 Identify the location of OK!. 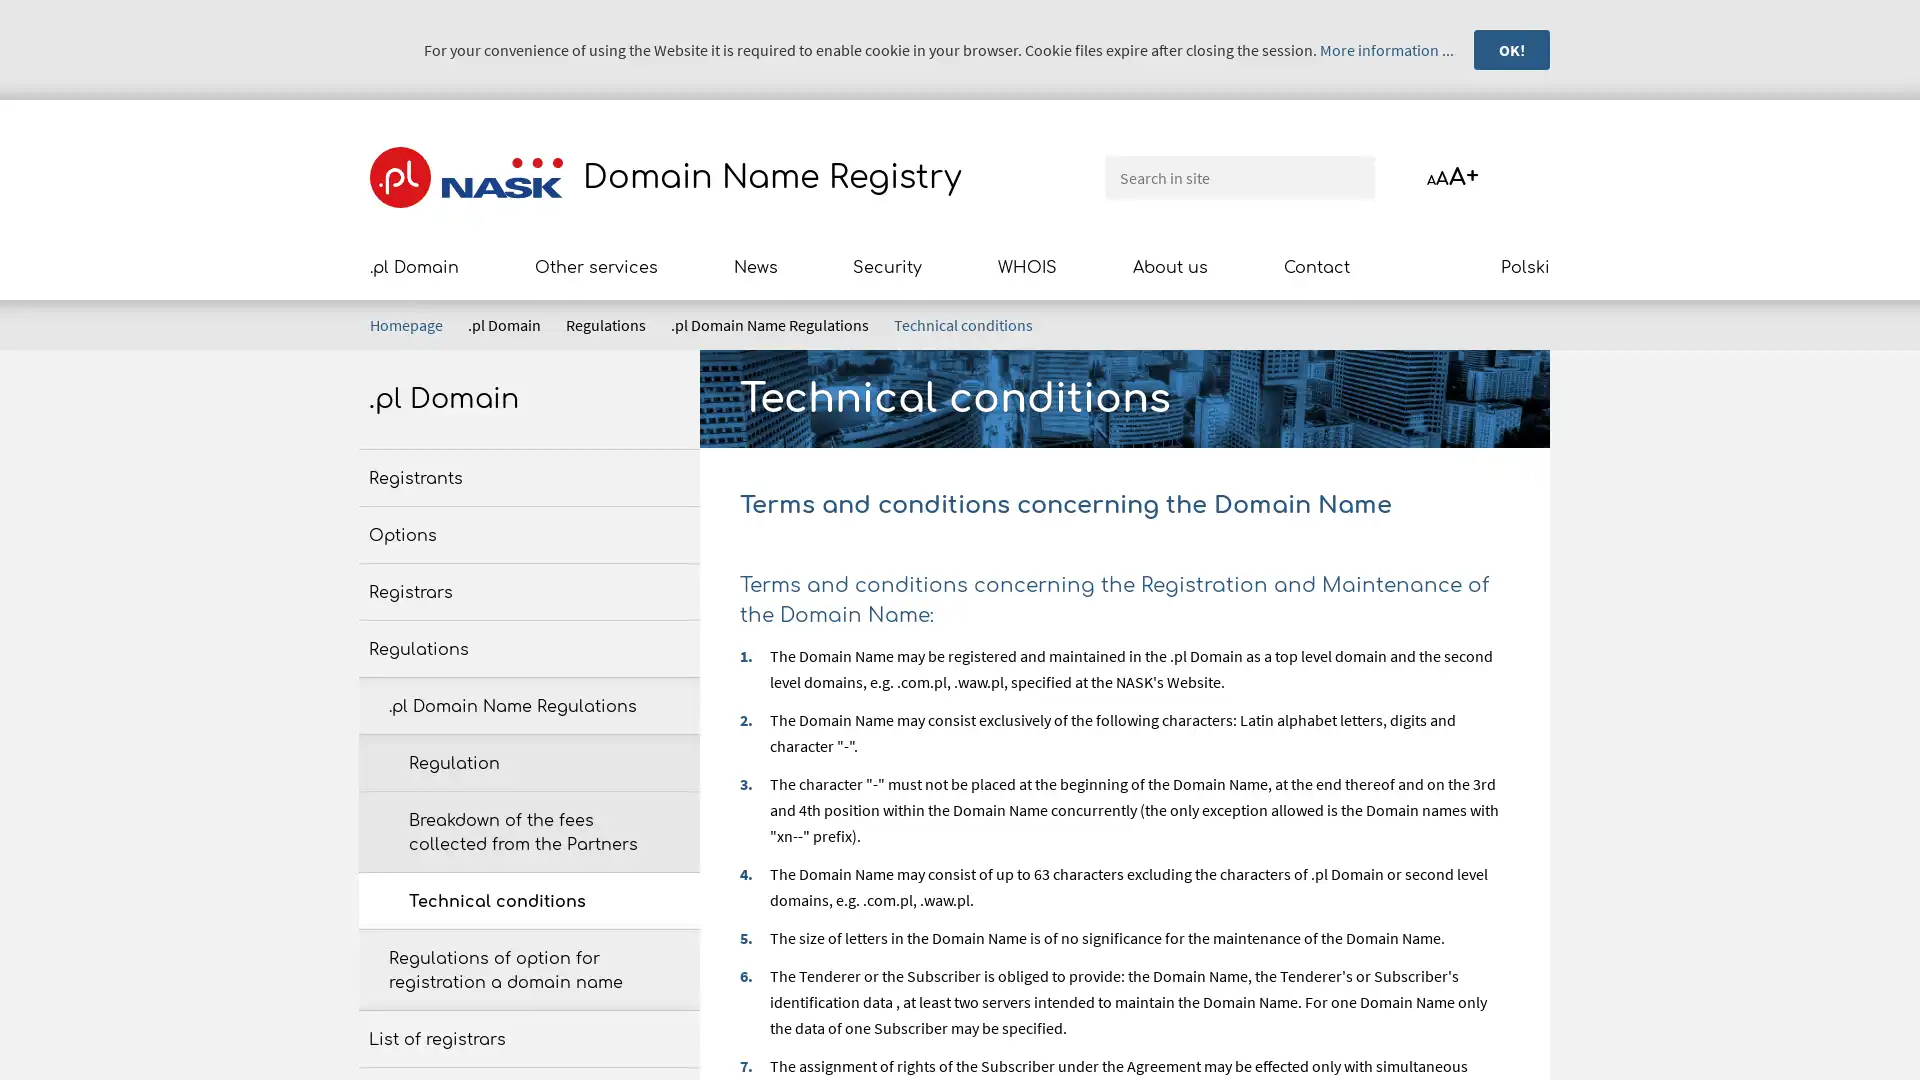
(1512, 49).